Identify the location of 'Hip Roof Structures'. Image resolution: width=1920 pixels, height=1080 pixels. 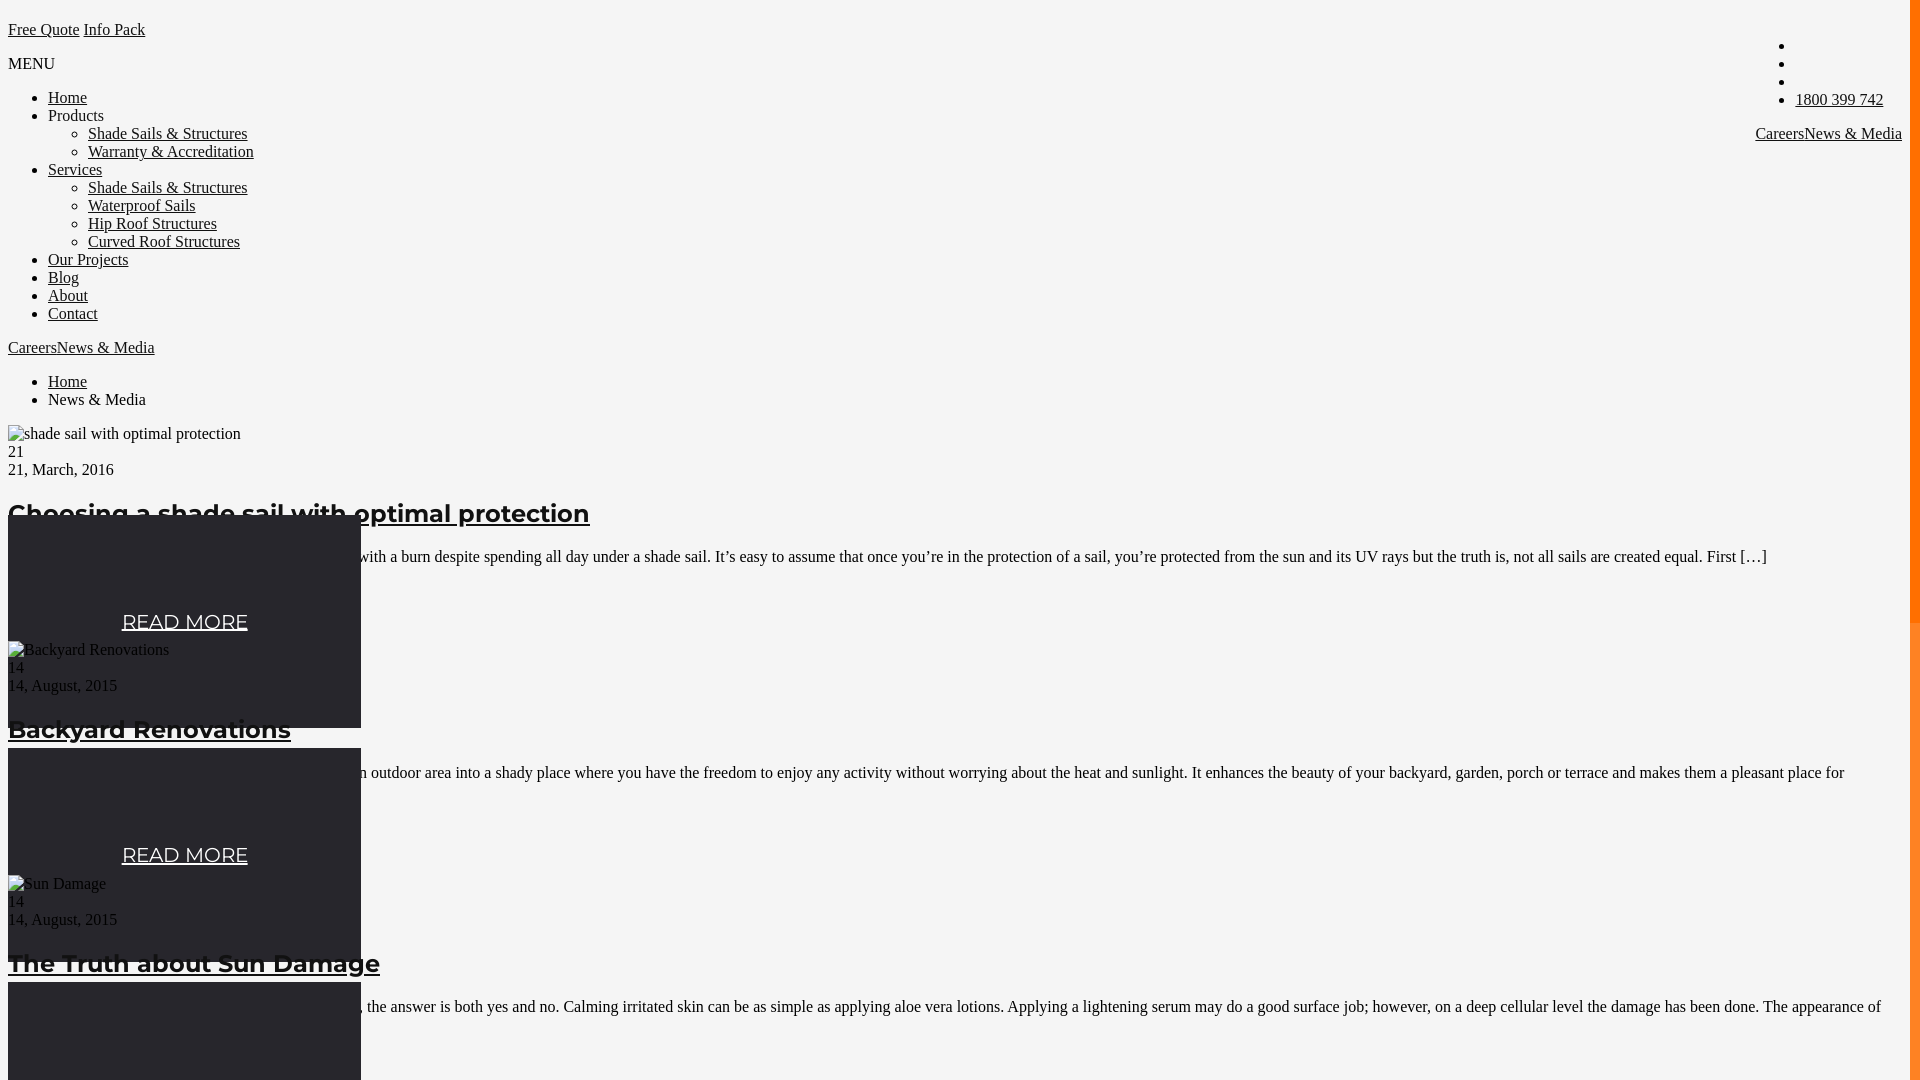
(151, 223).